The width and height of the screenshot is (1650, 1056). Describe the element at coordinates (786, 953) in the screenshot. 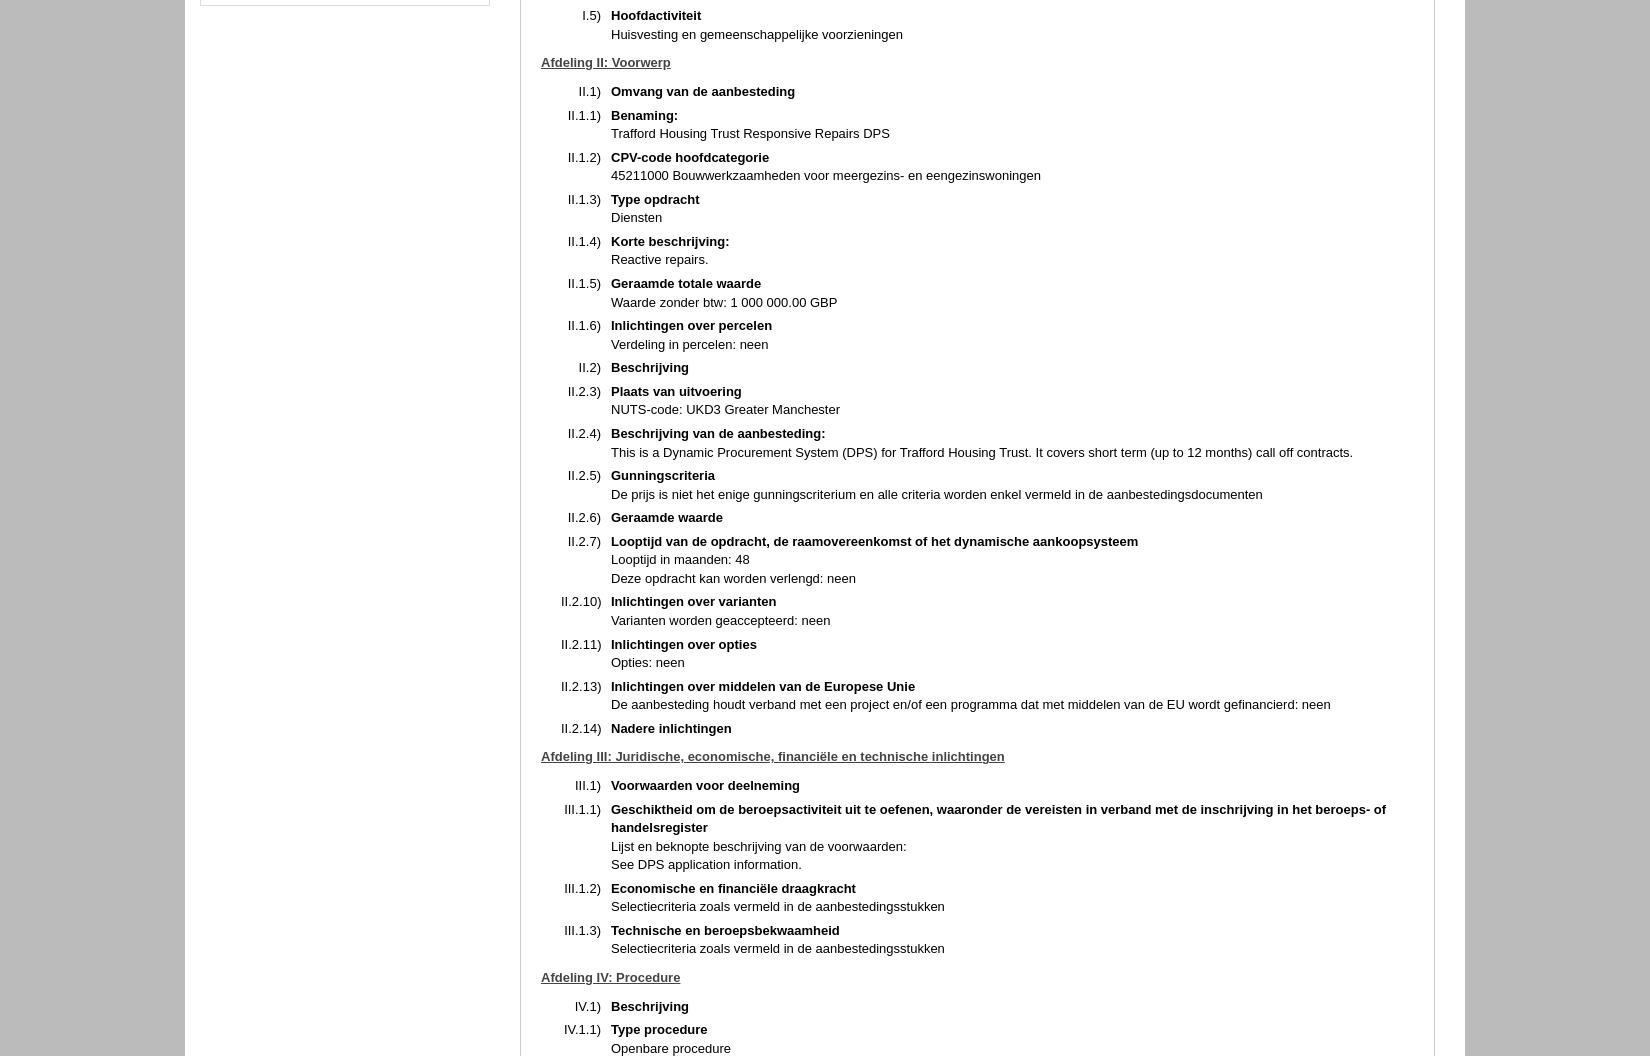

I see `'Contact'` at that location.